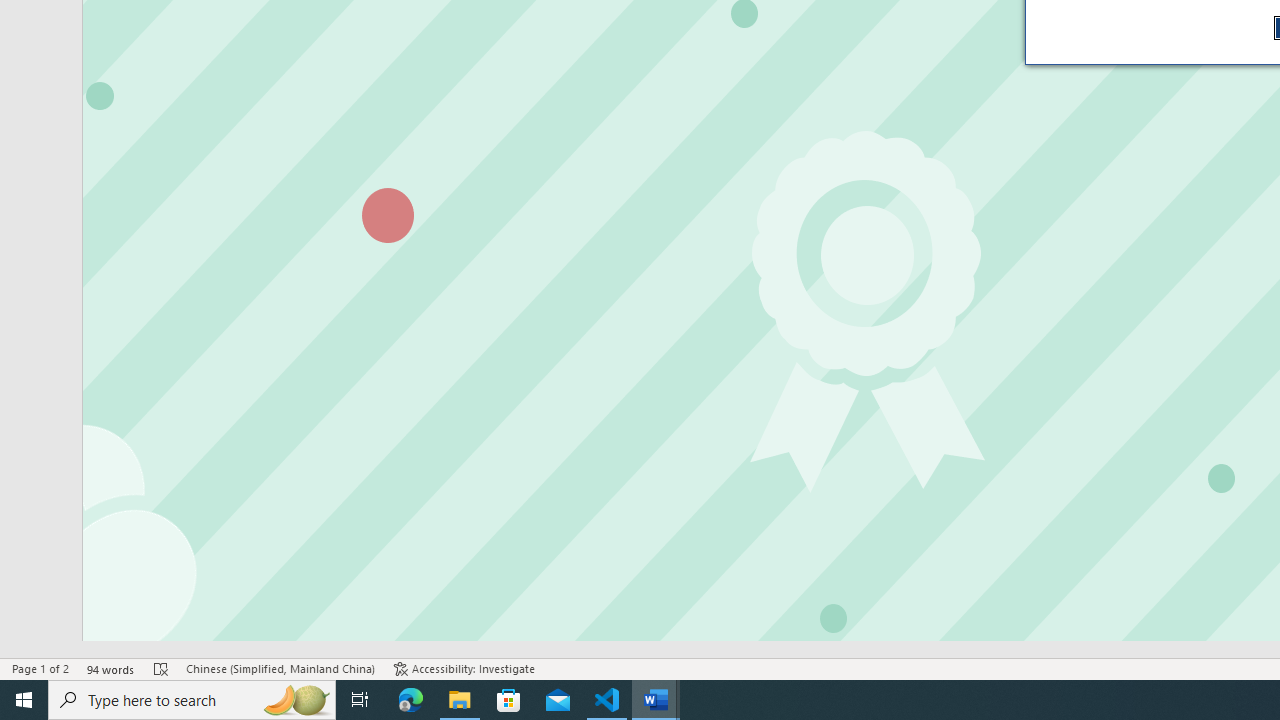  What do you see at coordinates (24, 698) in the screenshot?
I see `'Start'` at bounding box center [24, 698].